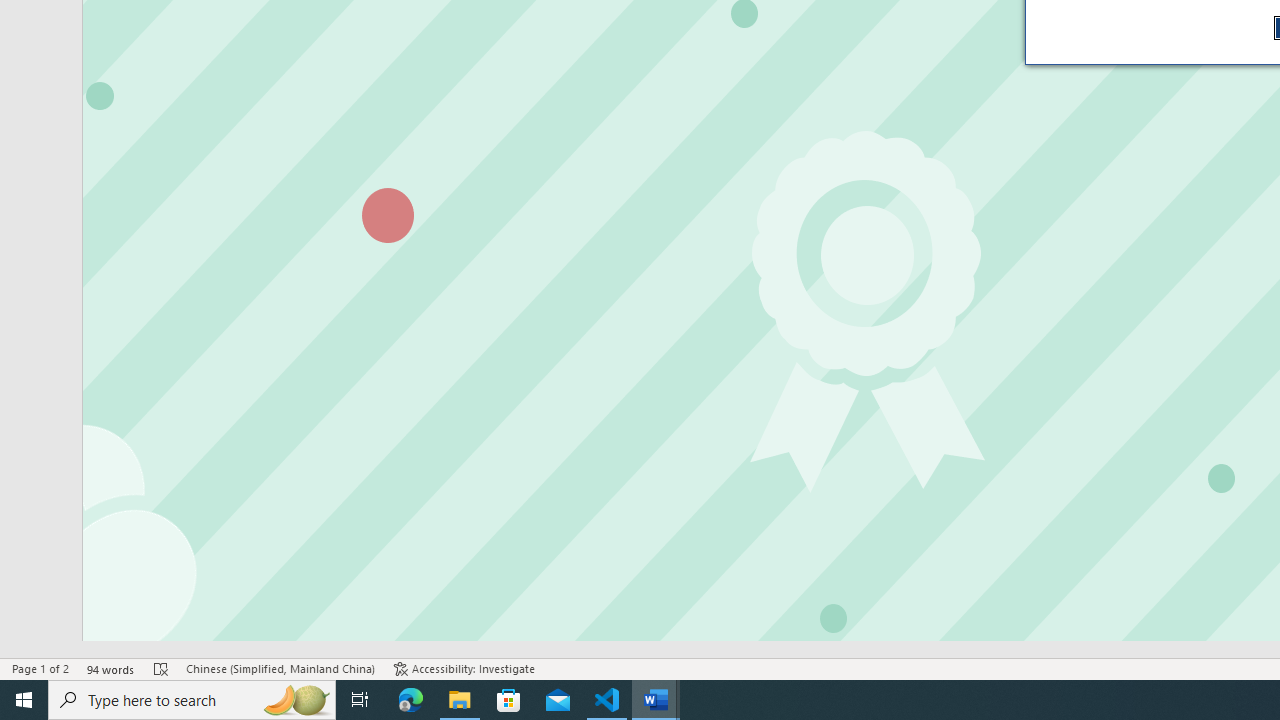  What do you see at coordinates (24, 698) in the screenshot?
I see `'Start'` at bounding box center [24, 698].